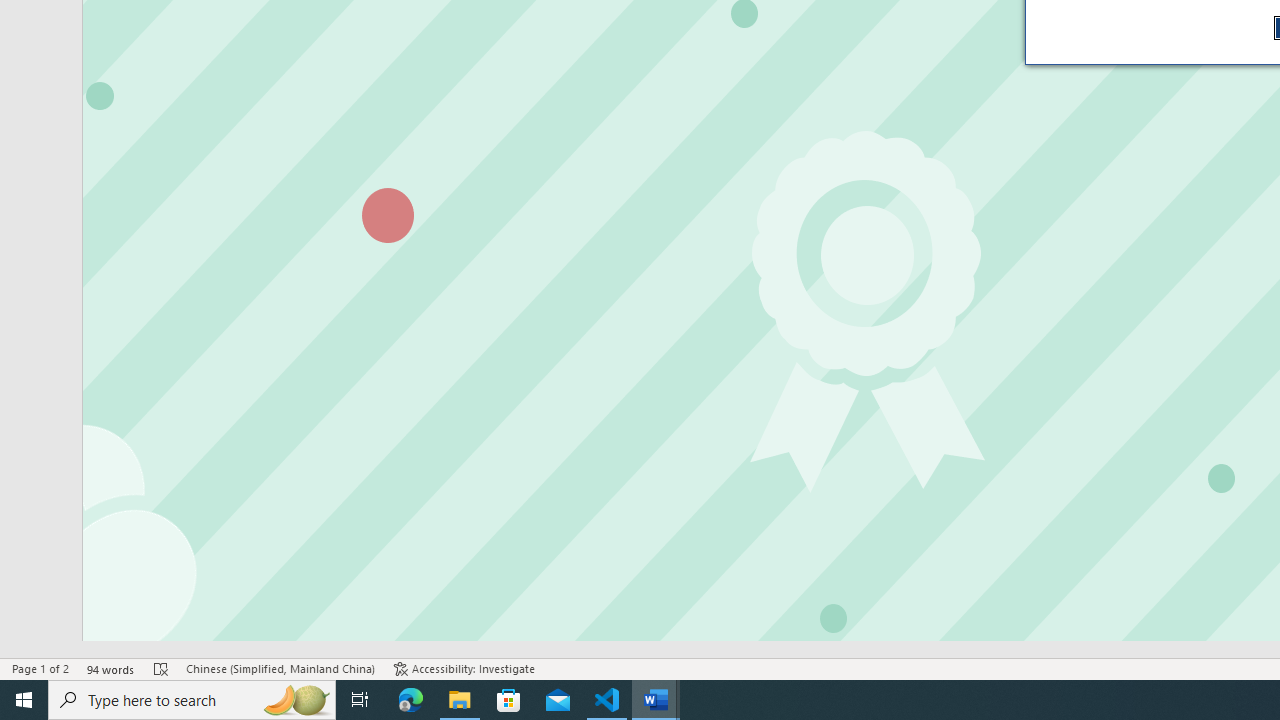  What do you see at coordinates (24, 698) in the screenshot?
I see `'Start'` at bounding box center [24, 698].